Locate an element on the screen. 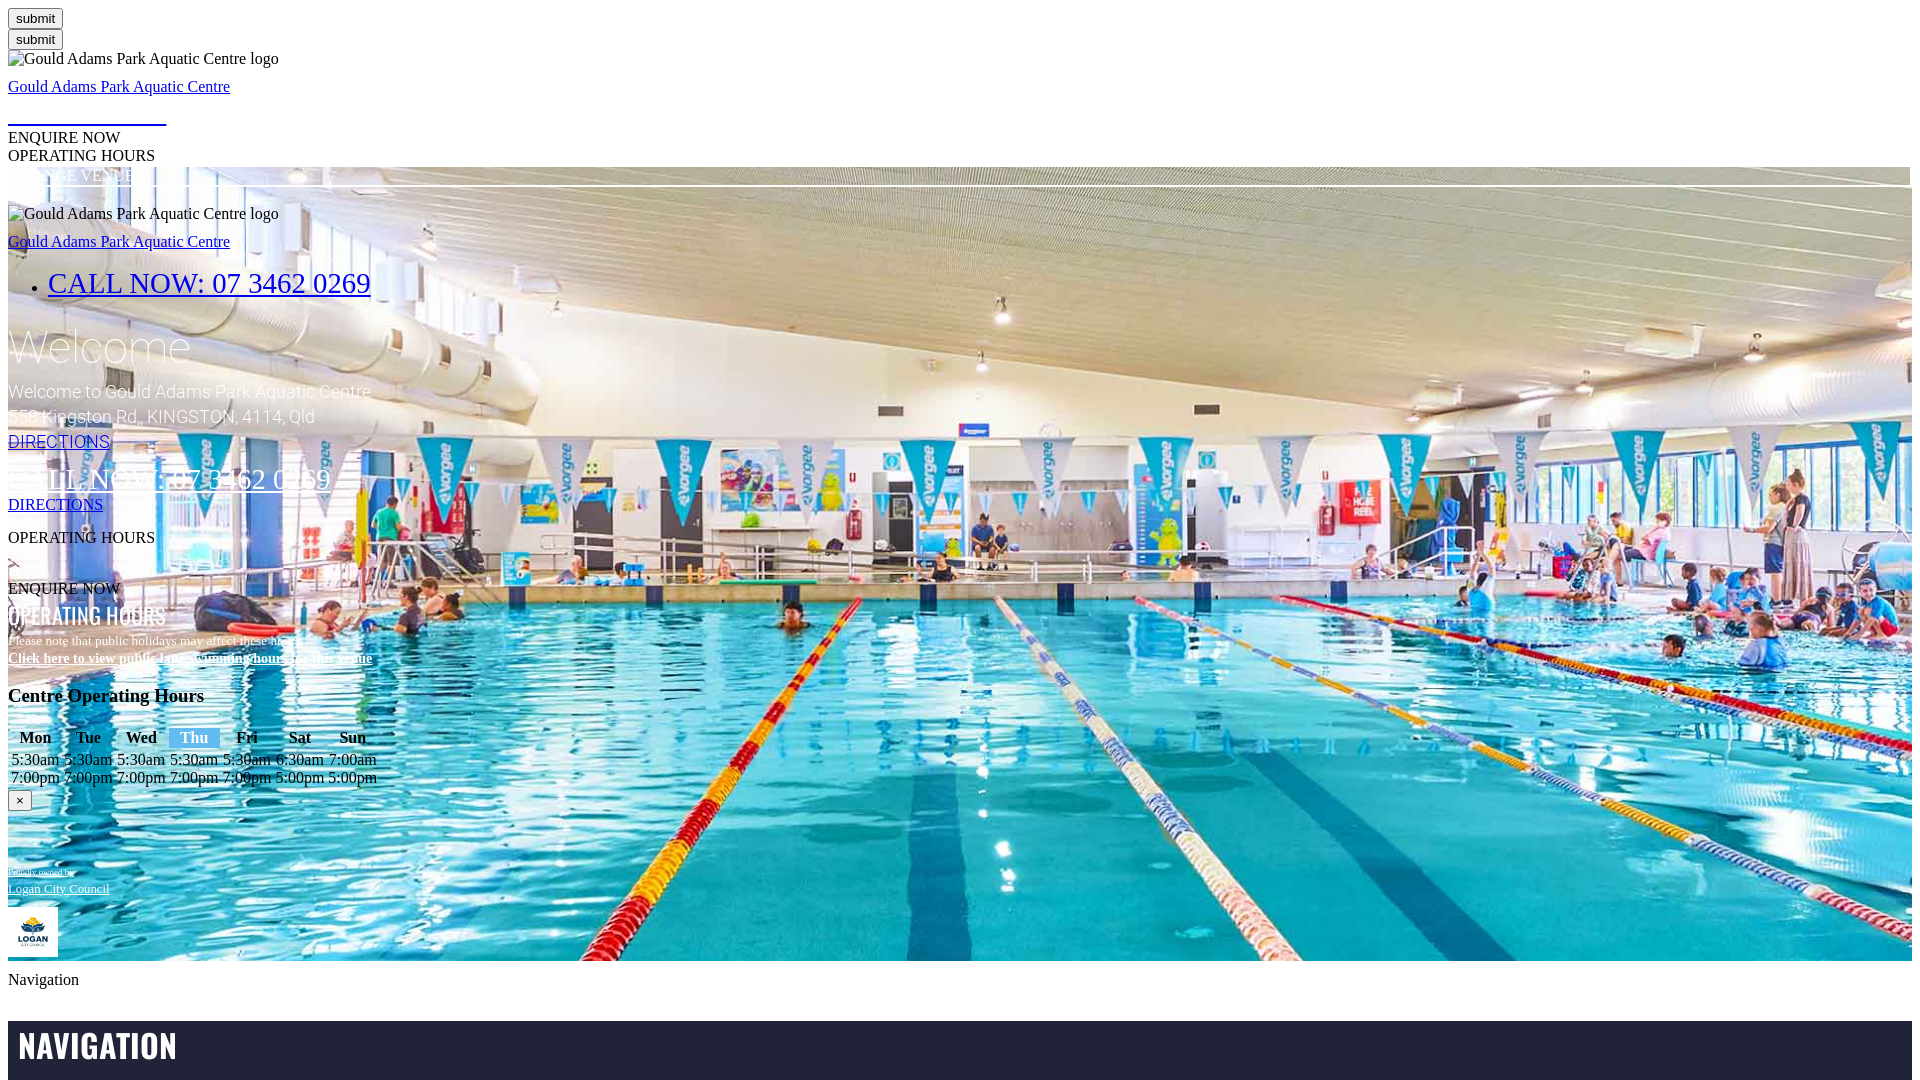 This screenshot has width=1920, height=1080. 'DIRECTIONS' is located at coordinates (960, 504).